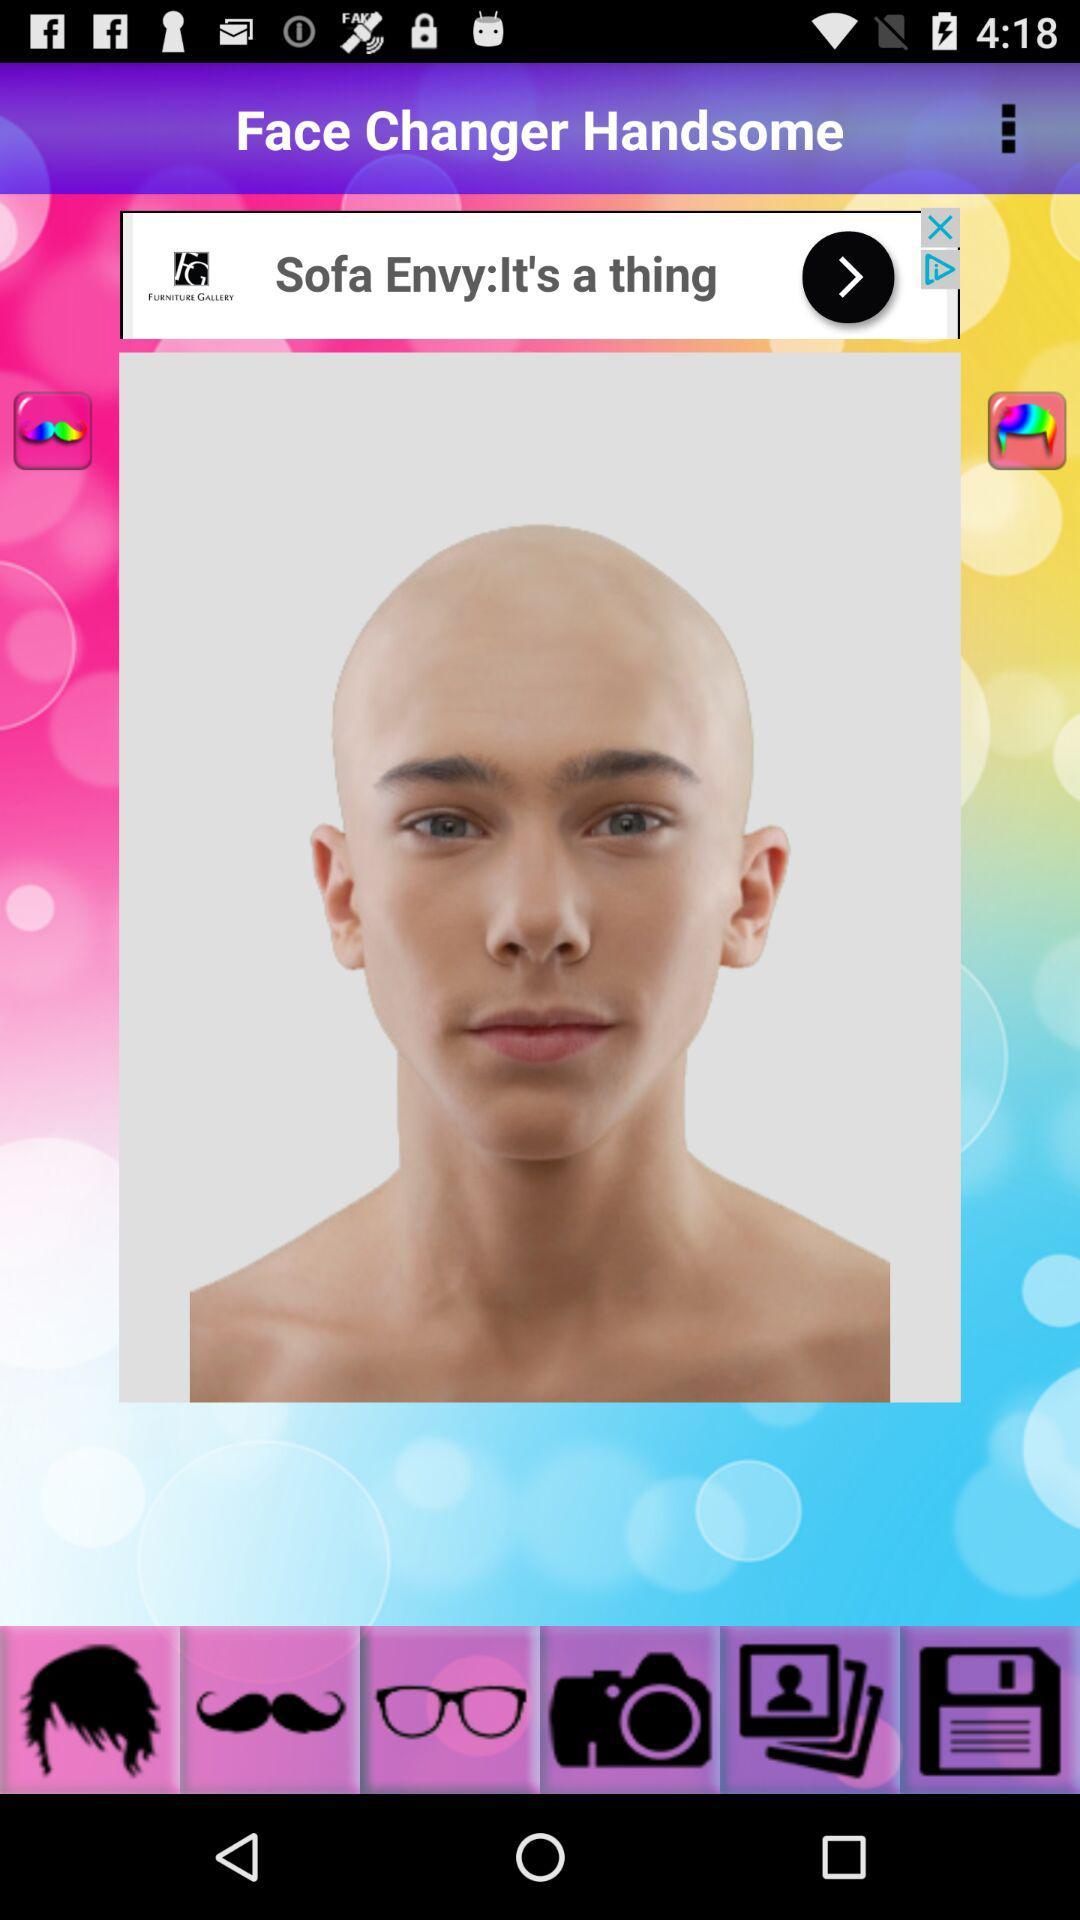 This screenshot has width=1080, height=1920. What do you see at coordinates (628, 1708) in the screenshot?
I see `the camera` at bounding box center [628, 1708].